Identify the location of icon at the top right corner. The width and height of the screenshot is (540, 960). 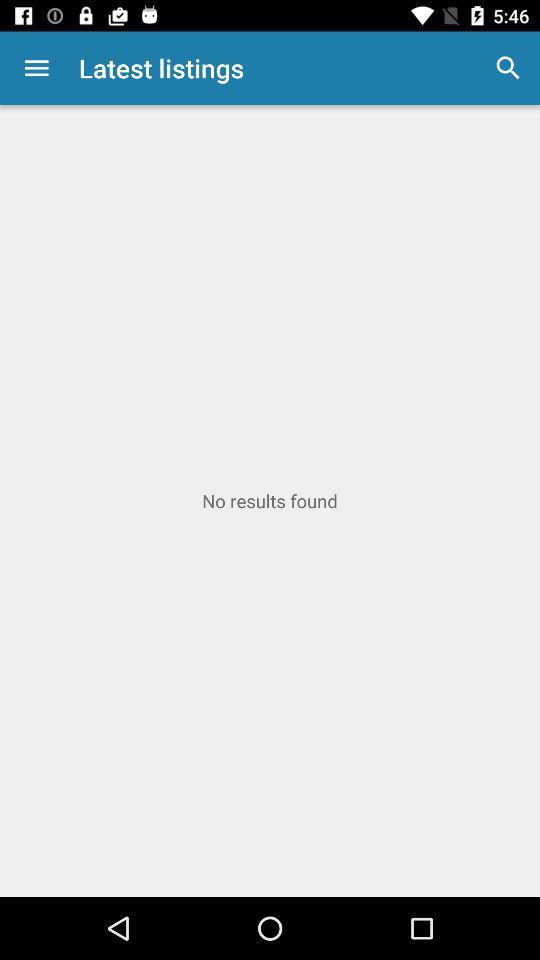
(508, 68).